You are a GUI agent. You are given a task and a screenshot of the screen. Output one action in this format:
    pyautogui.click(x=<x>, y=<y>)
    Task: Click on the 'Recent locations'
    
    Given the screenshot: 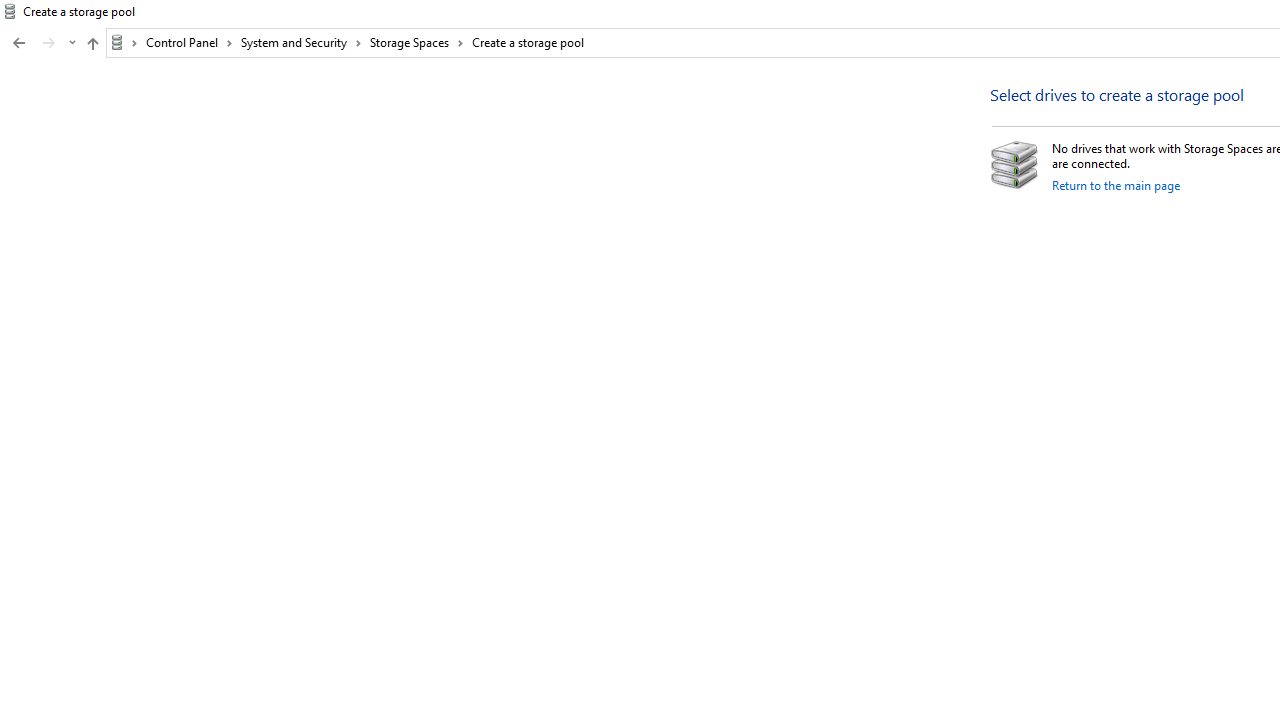 What is the action you would take?
    pyautogui.click(x=71, y=43)
    